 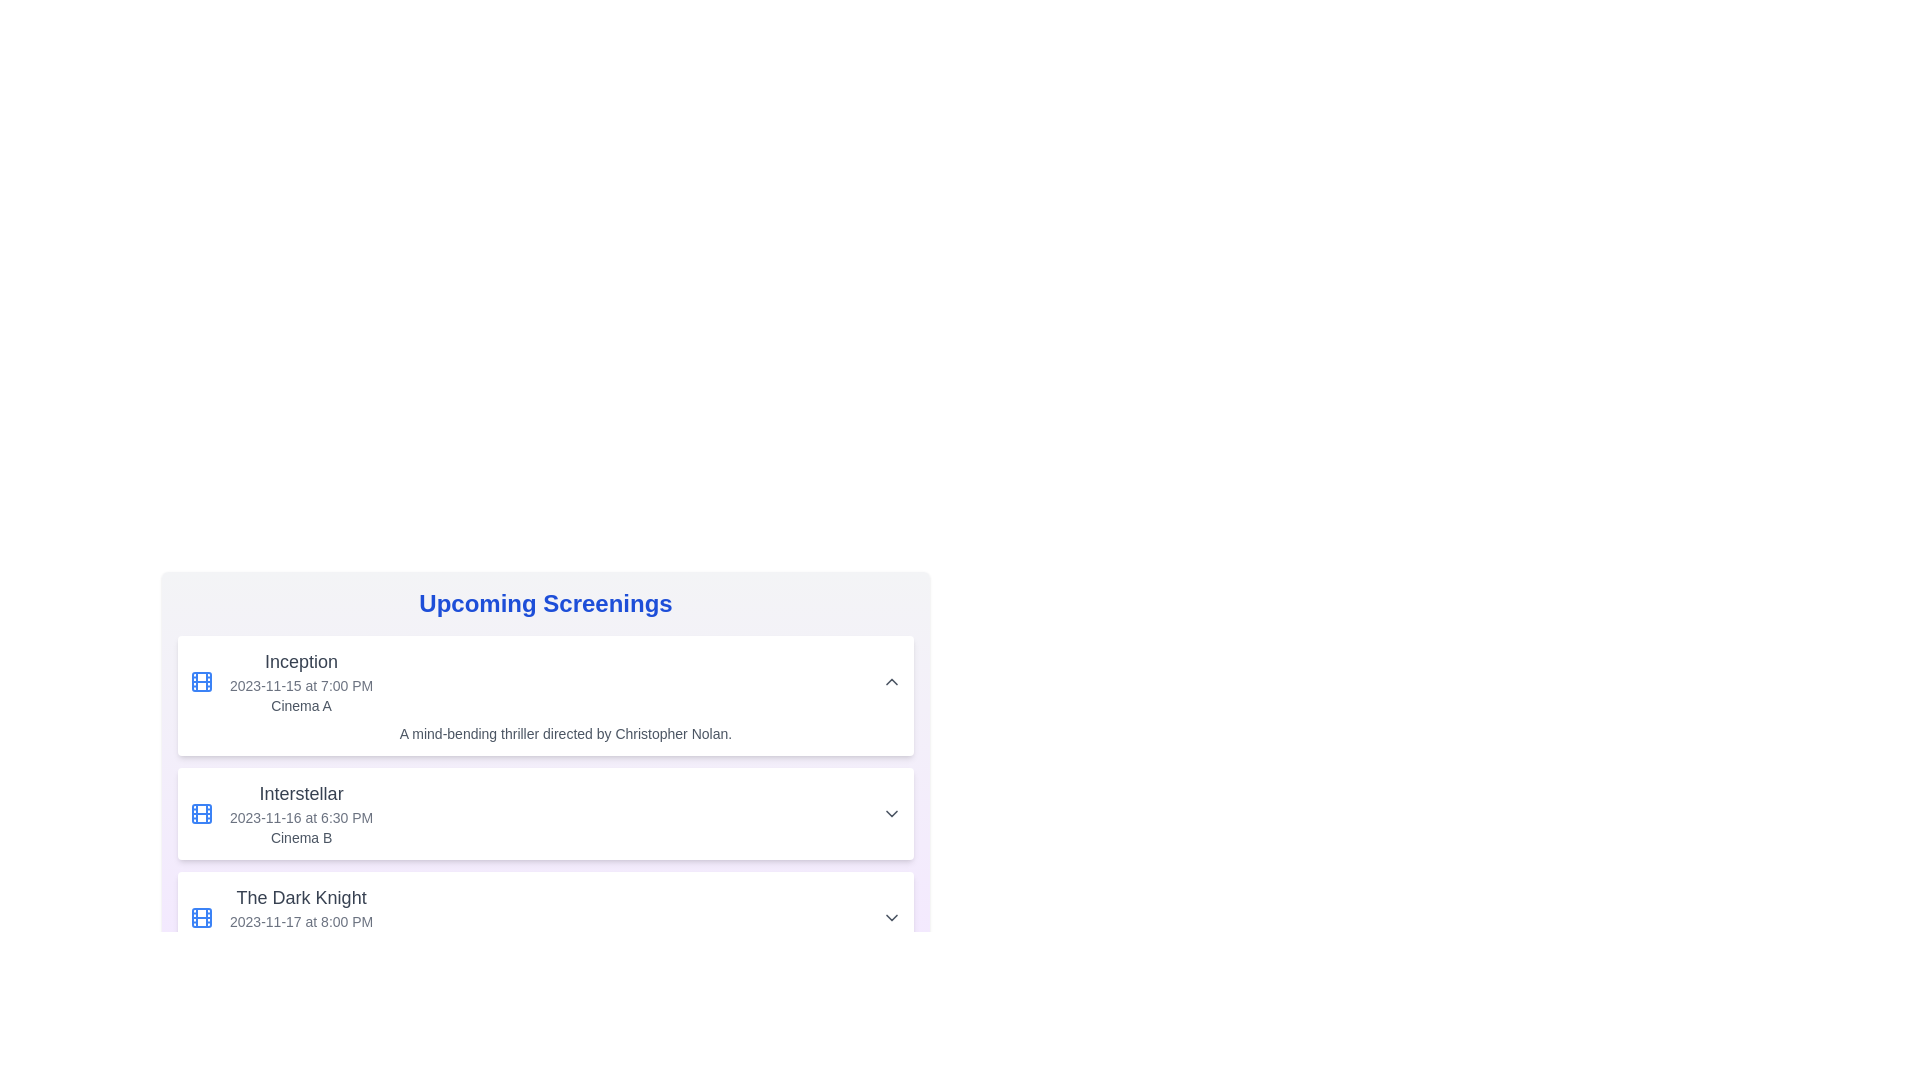 I want to click on the chevron-down icon located at the far right of the 'Interstellar' screening entry, so click(x=891, y=813).